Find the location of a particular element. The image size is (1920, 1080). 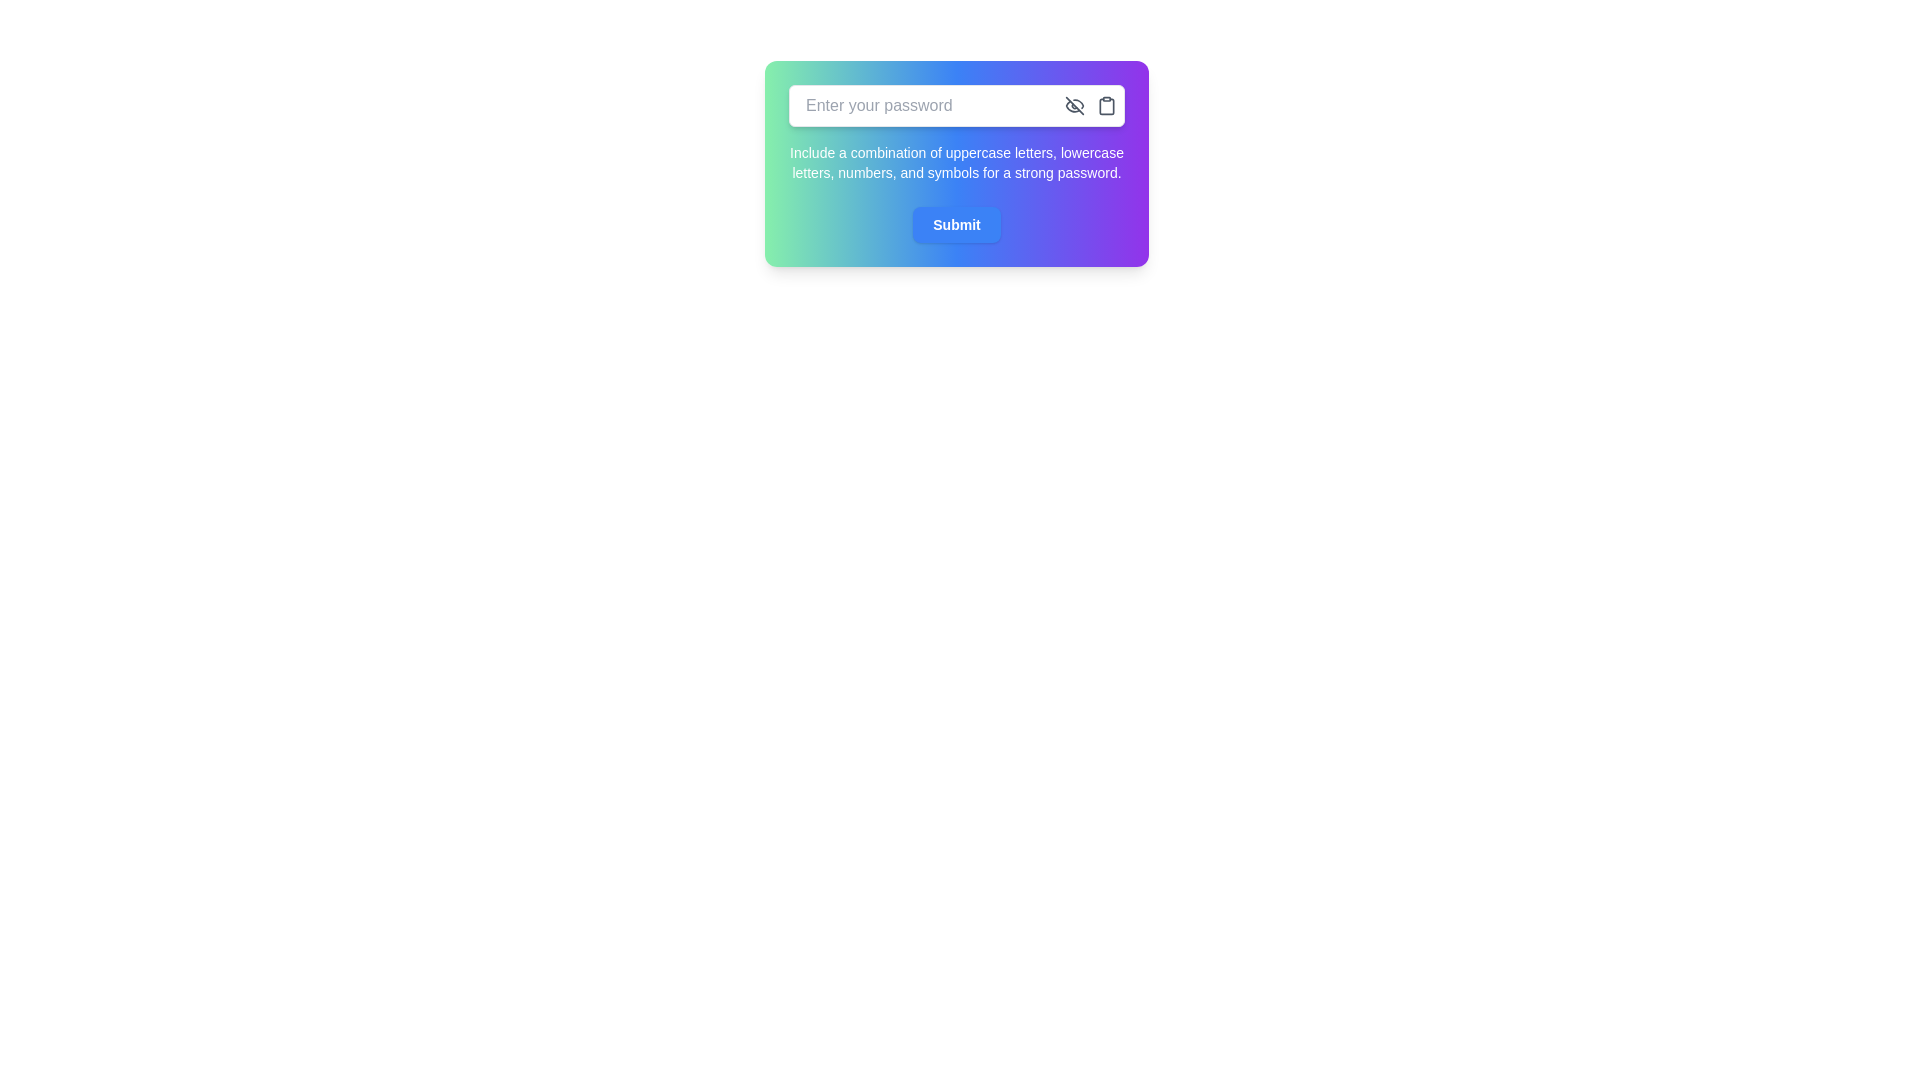

the informational text that guides users on creating a secure password, located below the password input field is located at coordinates (955, 161).